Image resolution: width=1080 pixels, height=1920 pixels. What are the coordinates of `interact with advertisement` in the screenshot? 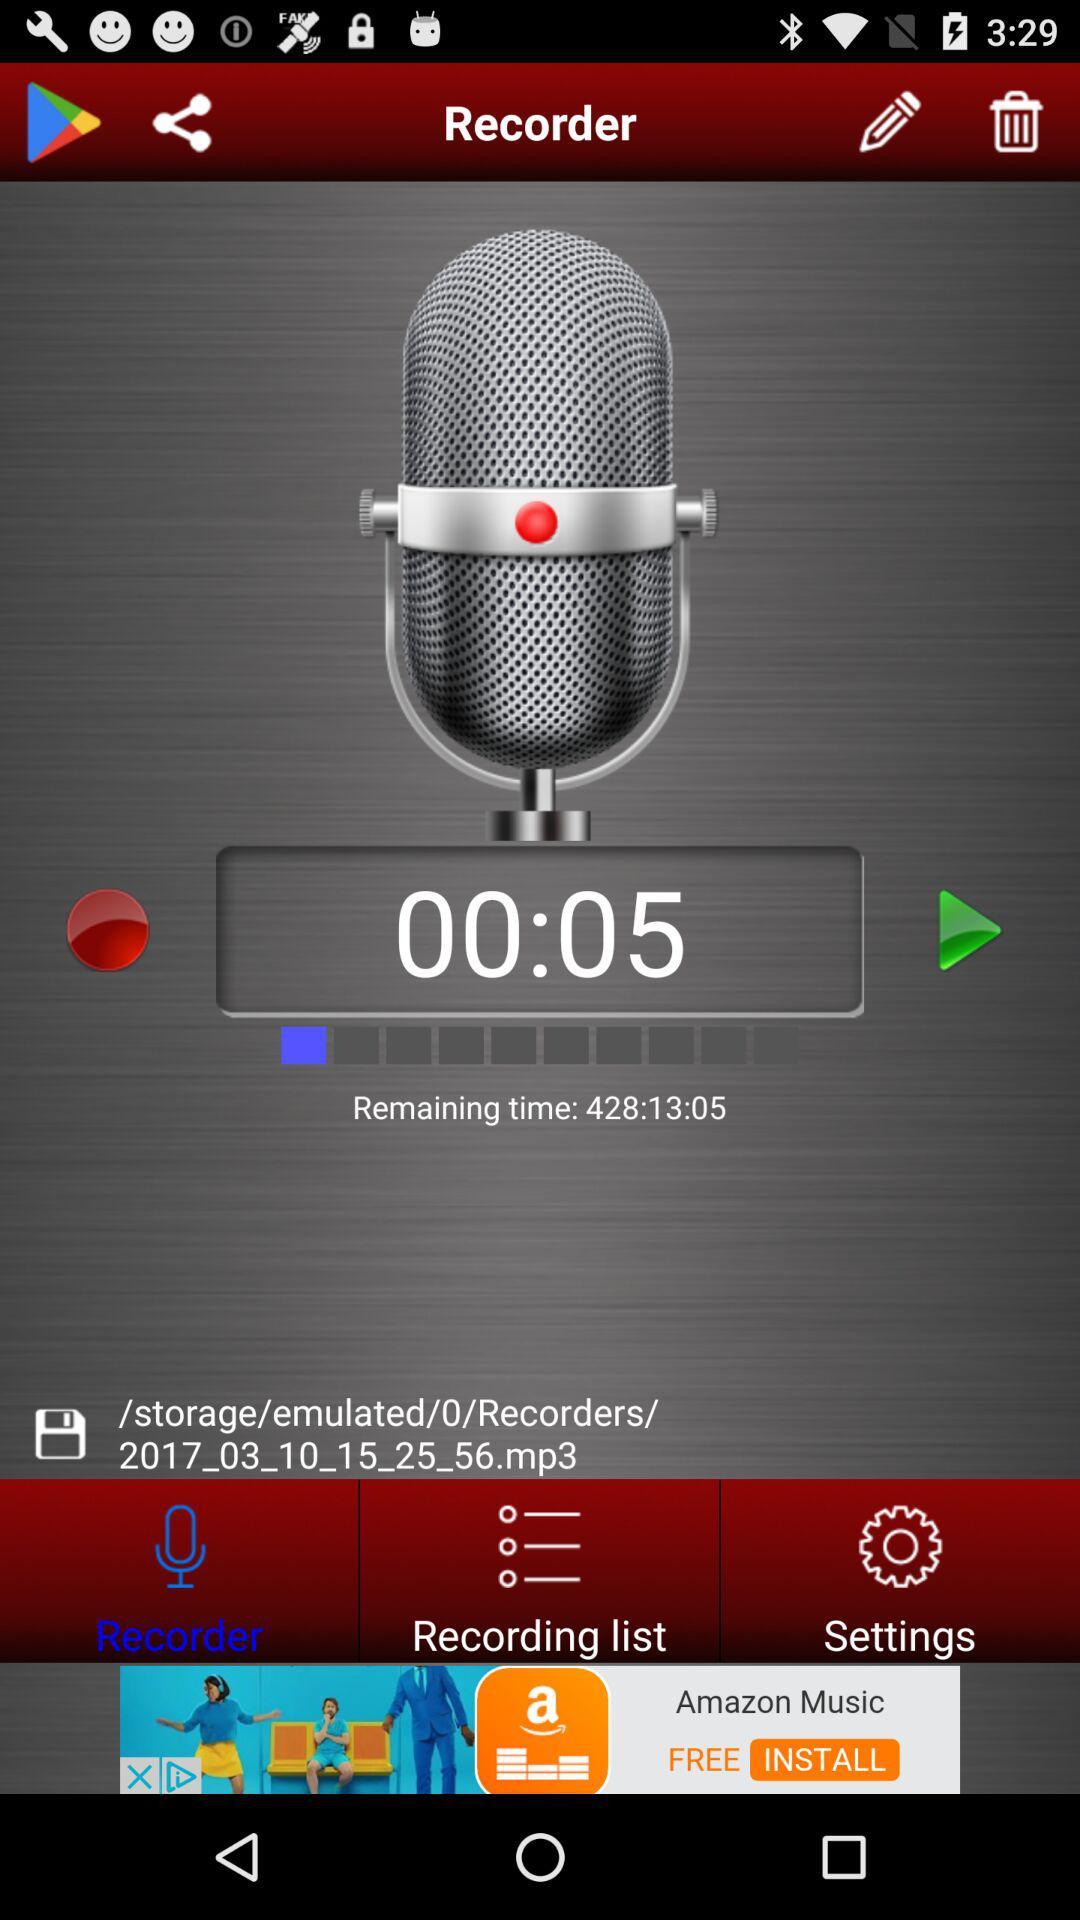 It's located at (540, 1727).